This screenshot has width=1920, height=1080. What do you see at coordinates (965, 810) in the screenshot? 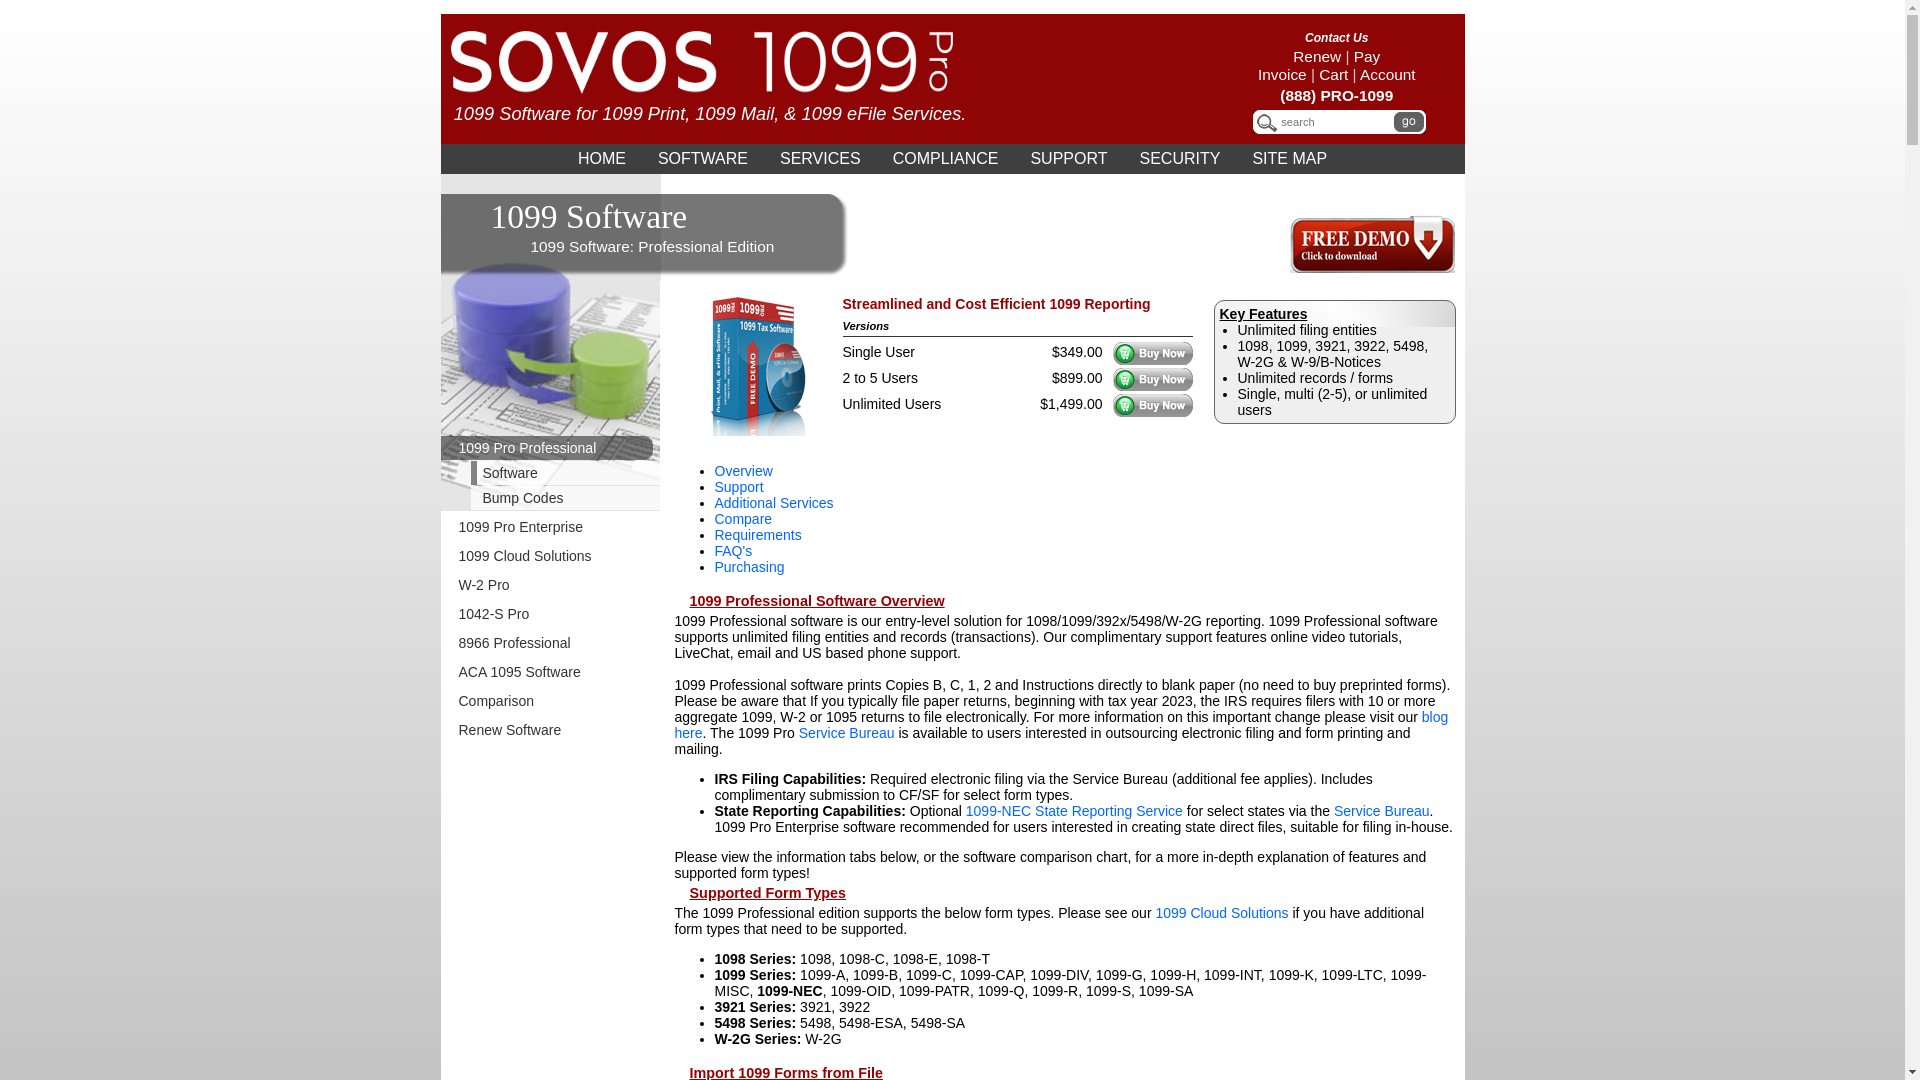
I see `'1099-NEC State Reporting Service'` at bounding box center [965, 810].